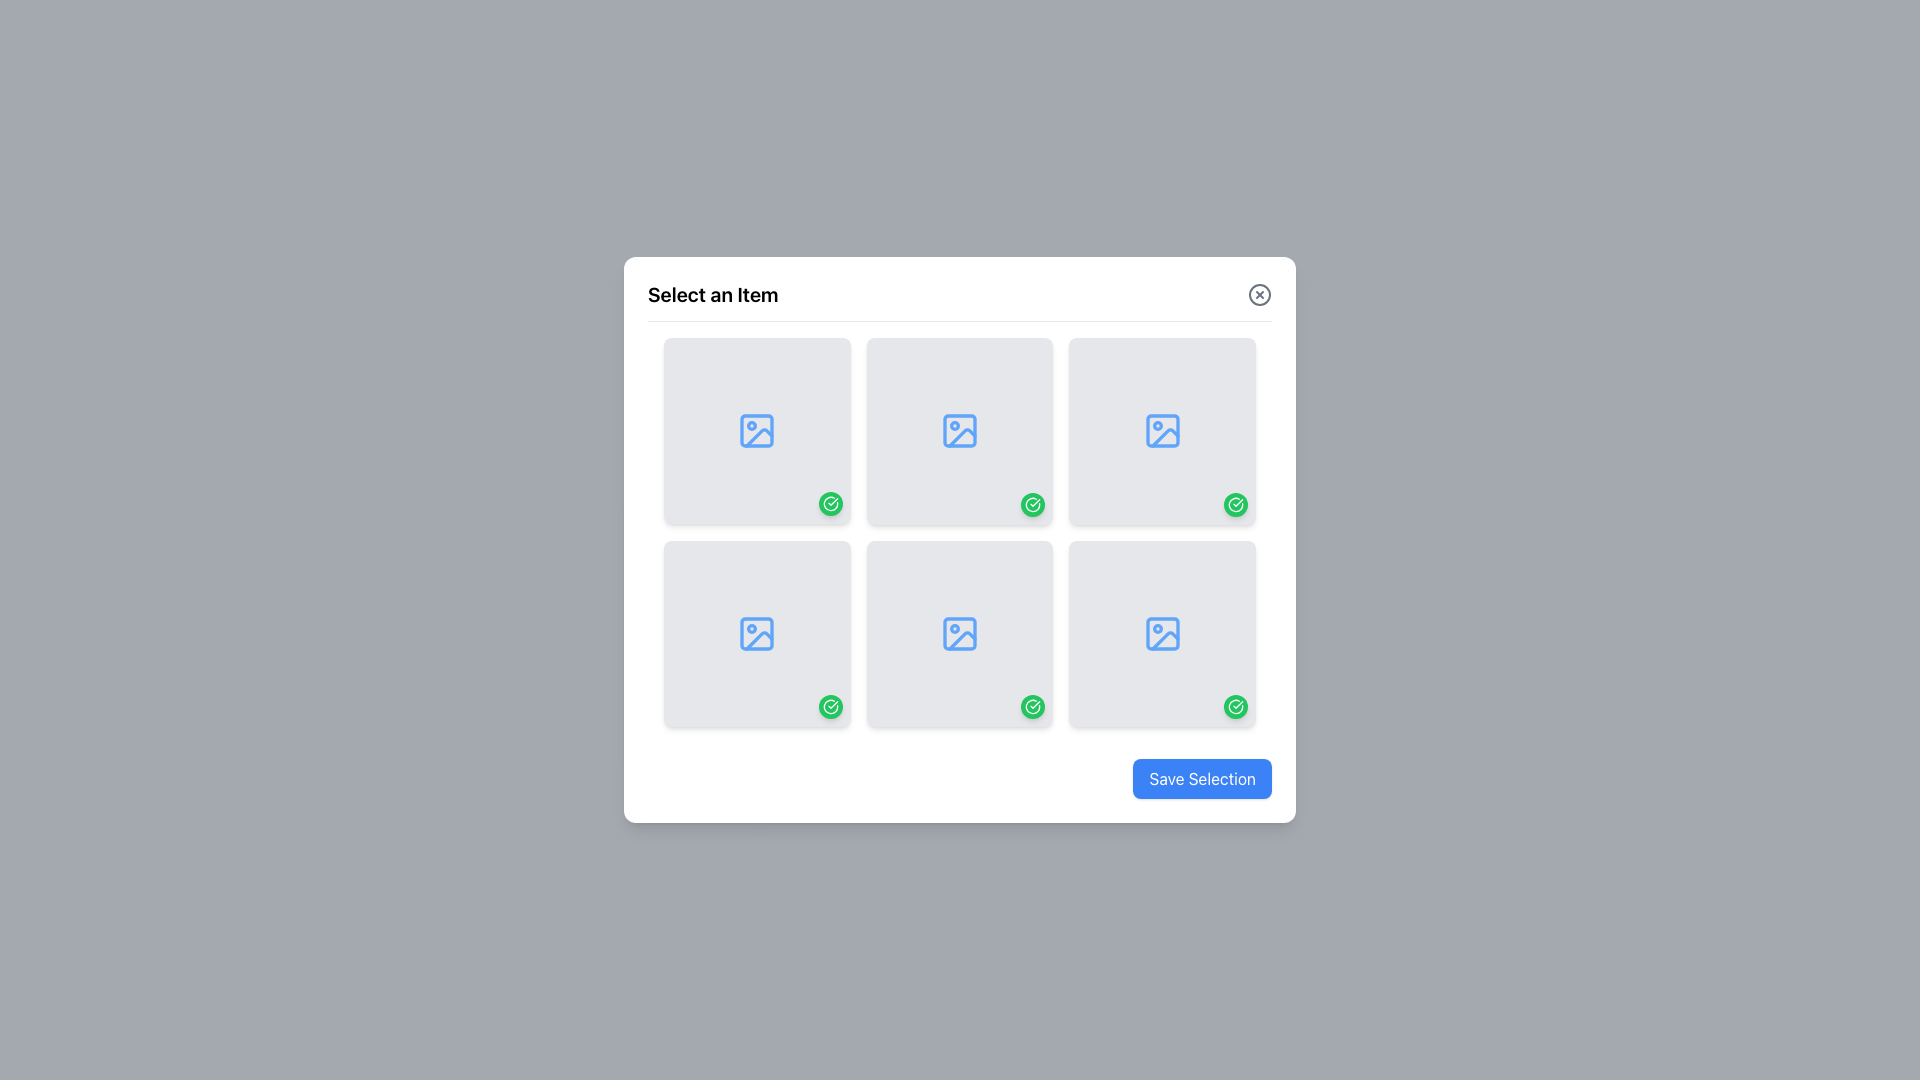 The width and height of the screenshot is (1920, 1080). I want to click on the decorative graphical component located in the top-left corner of a three-by-two grid layout within the SVG icon, so click(756, 430).